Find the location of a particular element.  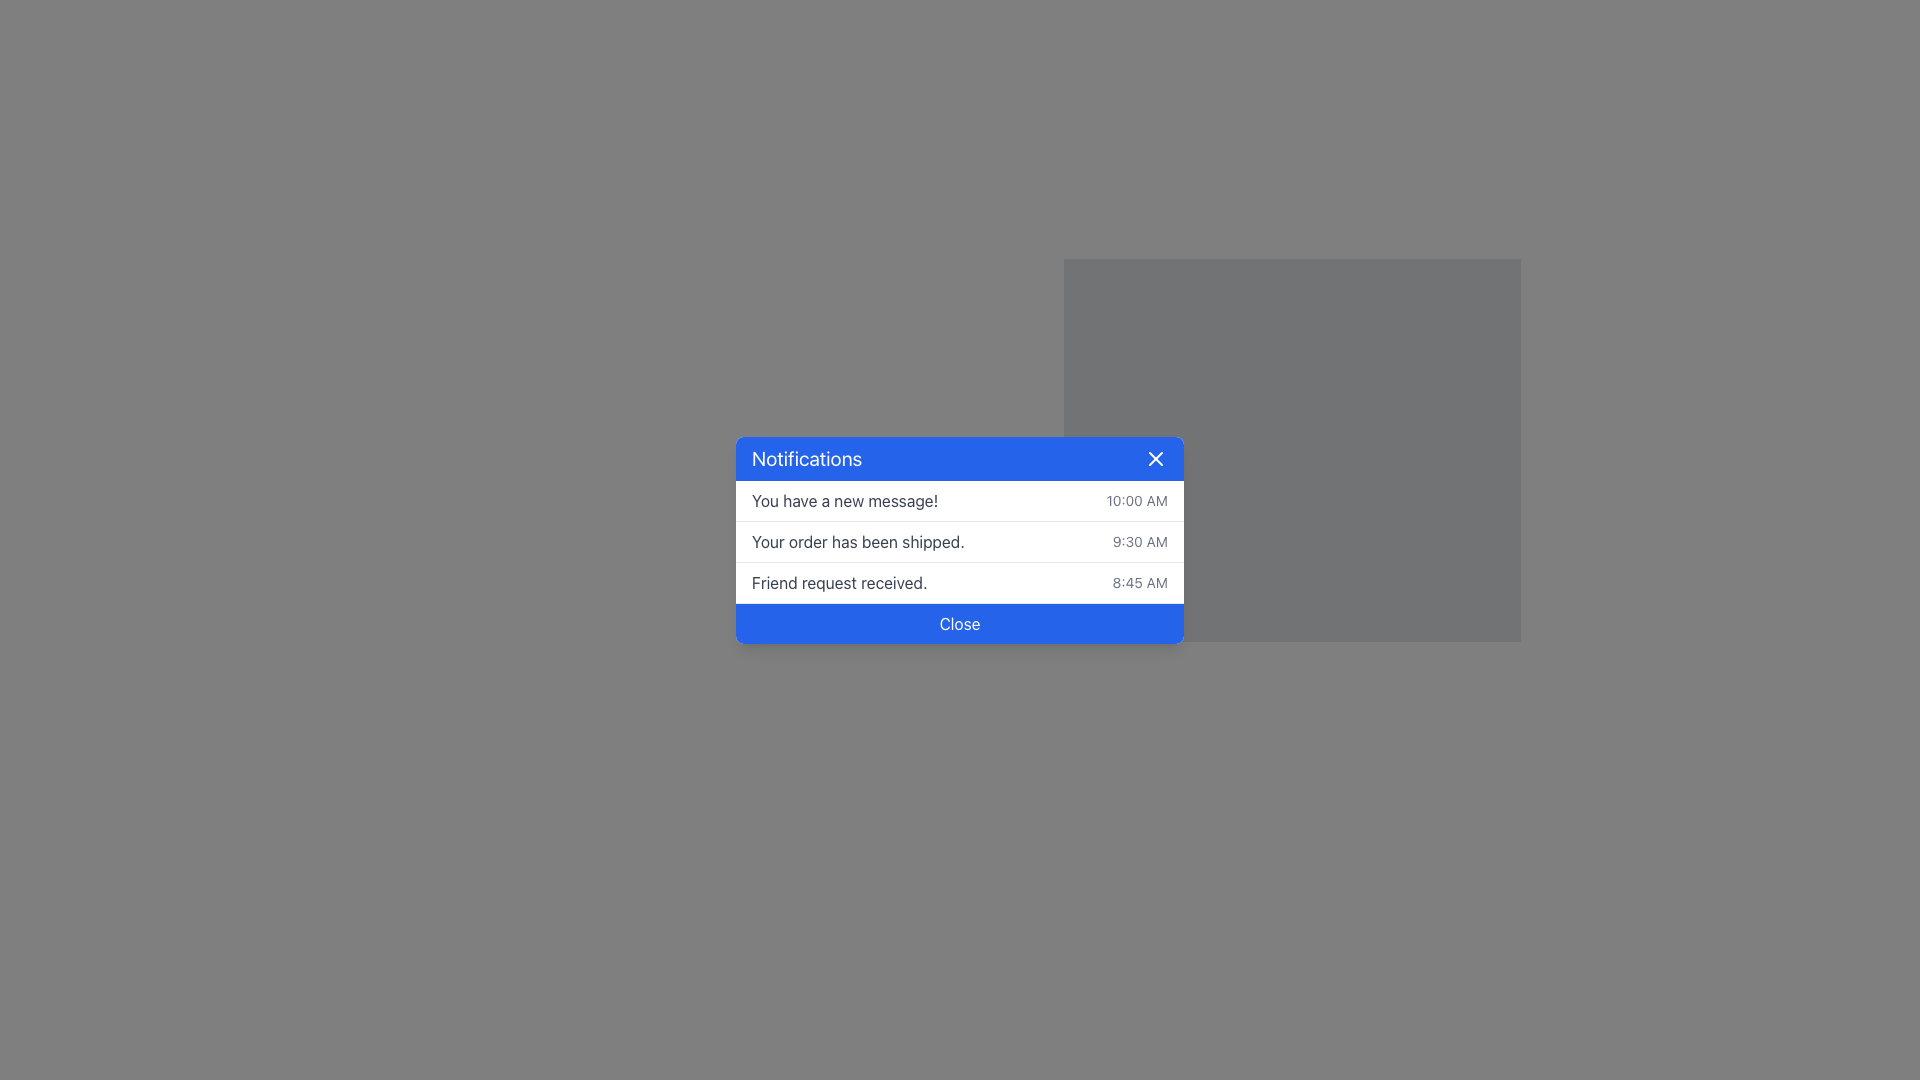

the 'Notifications' text label styled in white text on a blue background, located at the top-left of the header bar is located at coordinates (807, 458).